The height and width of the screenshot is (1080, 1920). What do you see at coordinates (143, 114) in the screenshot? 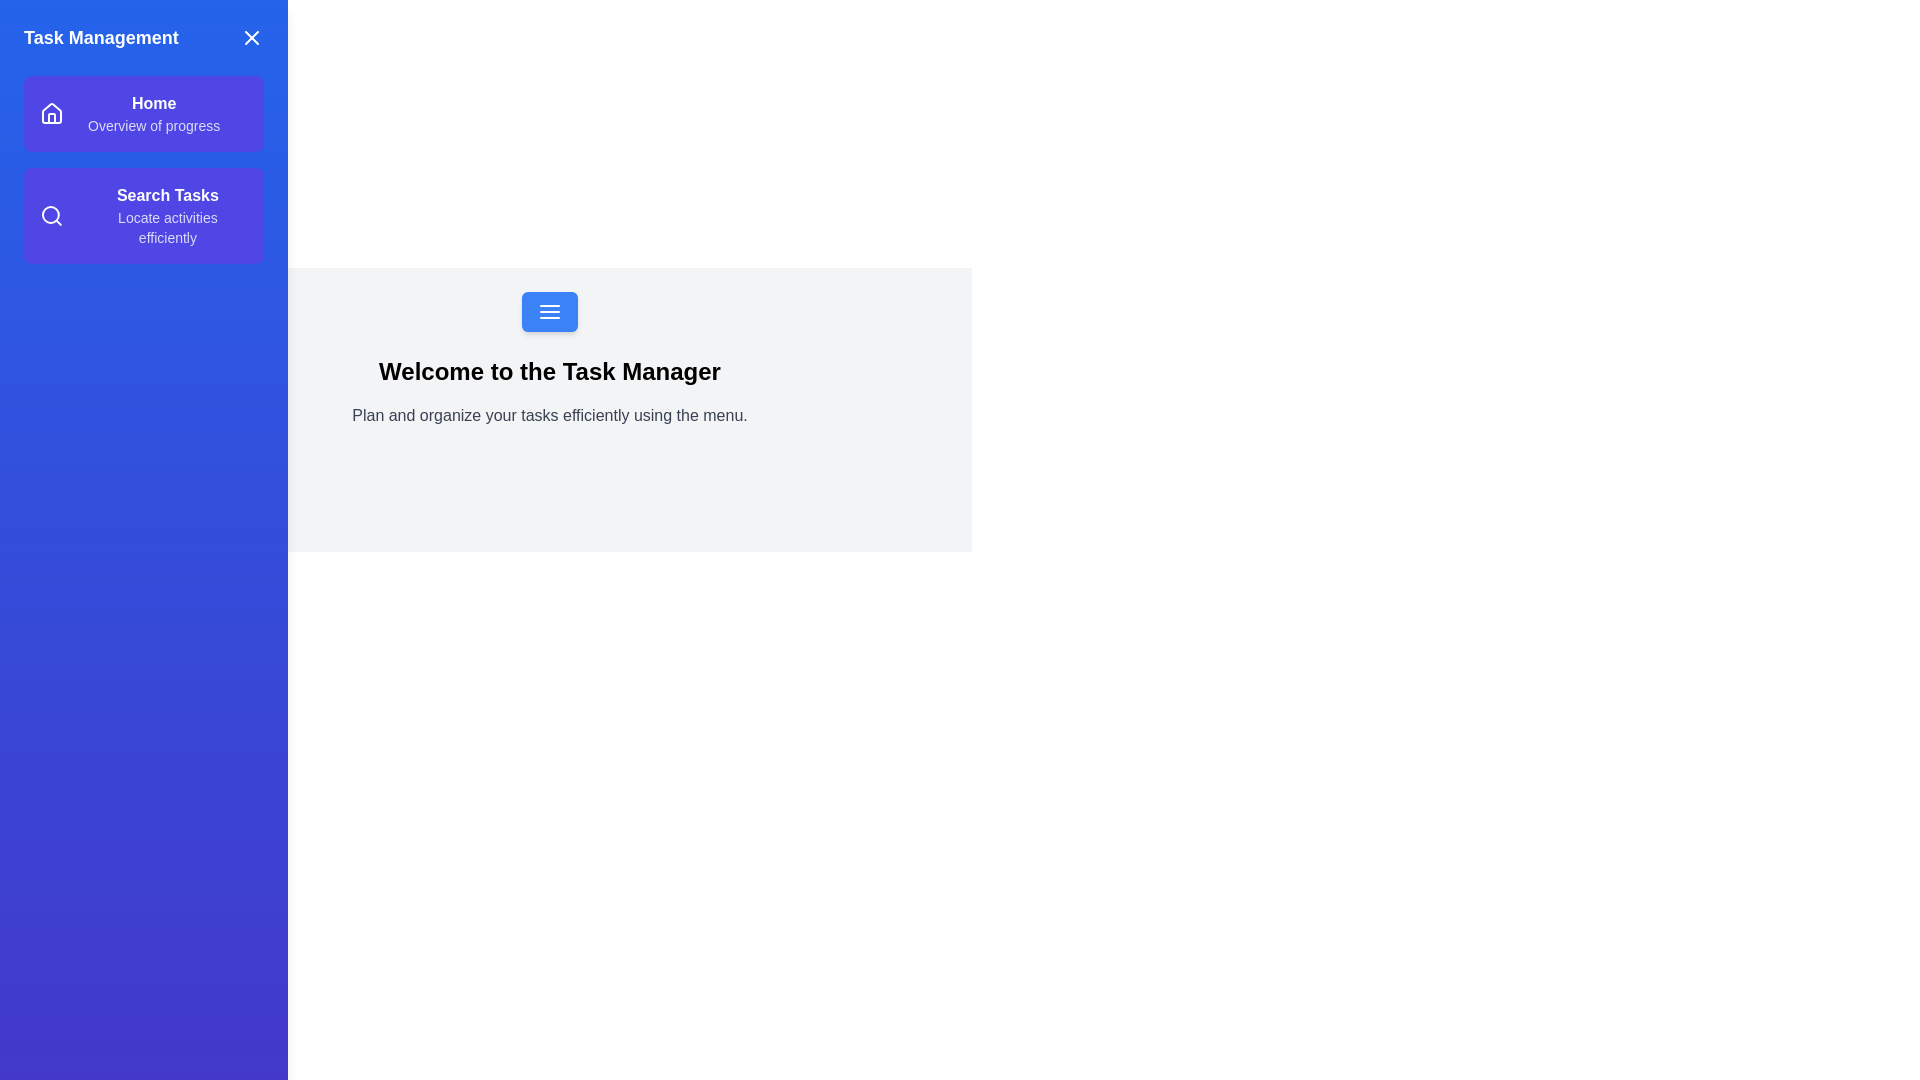
I see `the 'Home' section item in the drawer to navigate to the 'Home' section` at bounding box center [143, 114].